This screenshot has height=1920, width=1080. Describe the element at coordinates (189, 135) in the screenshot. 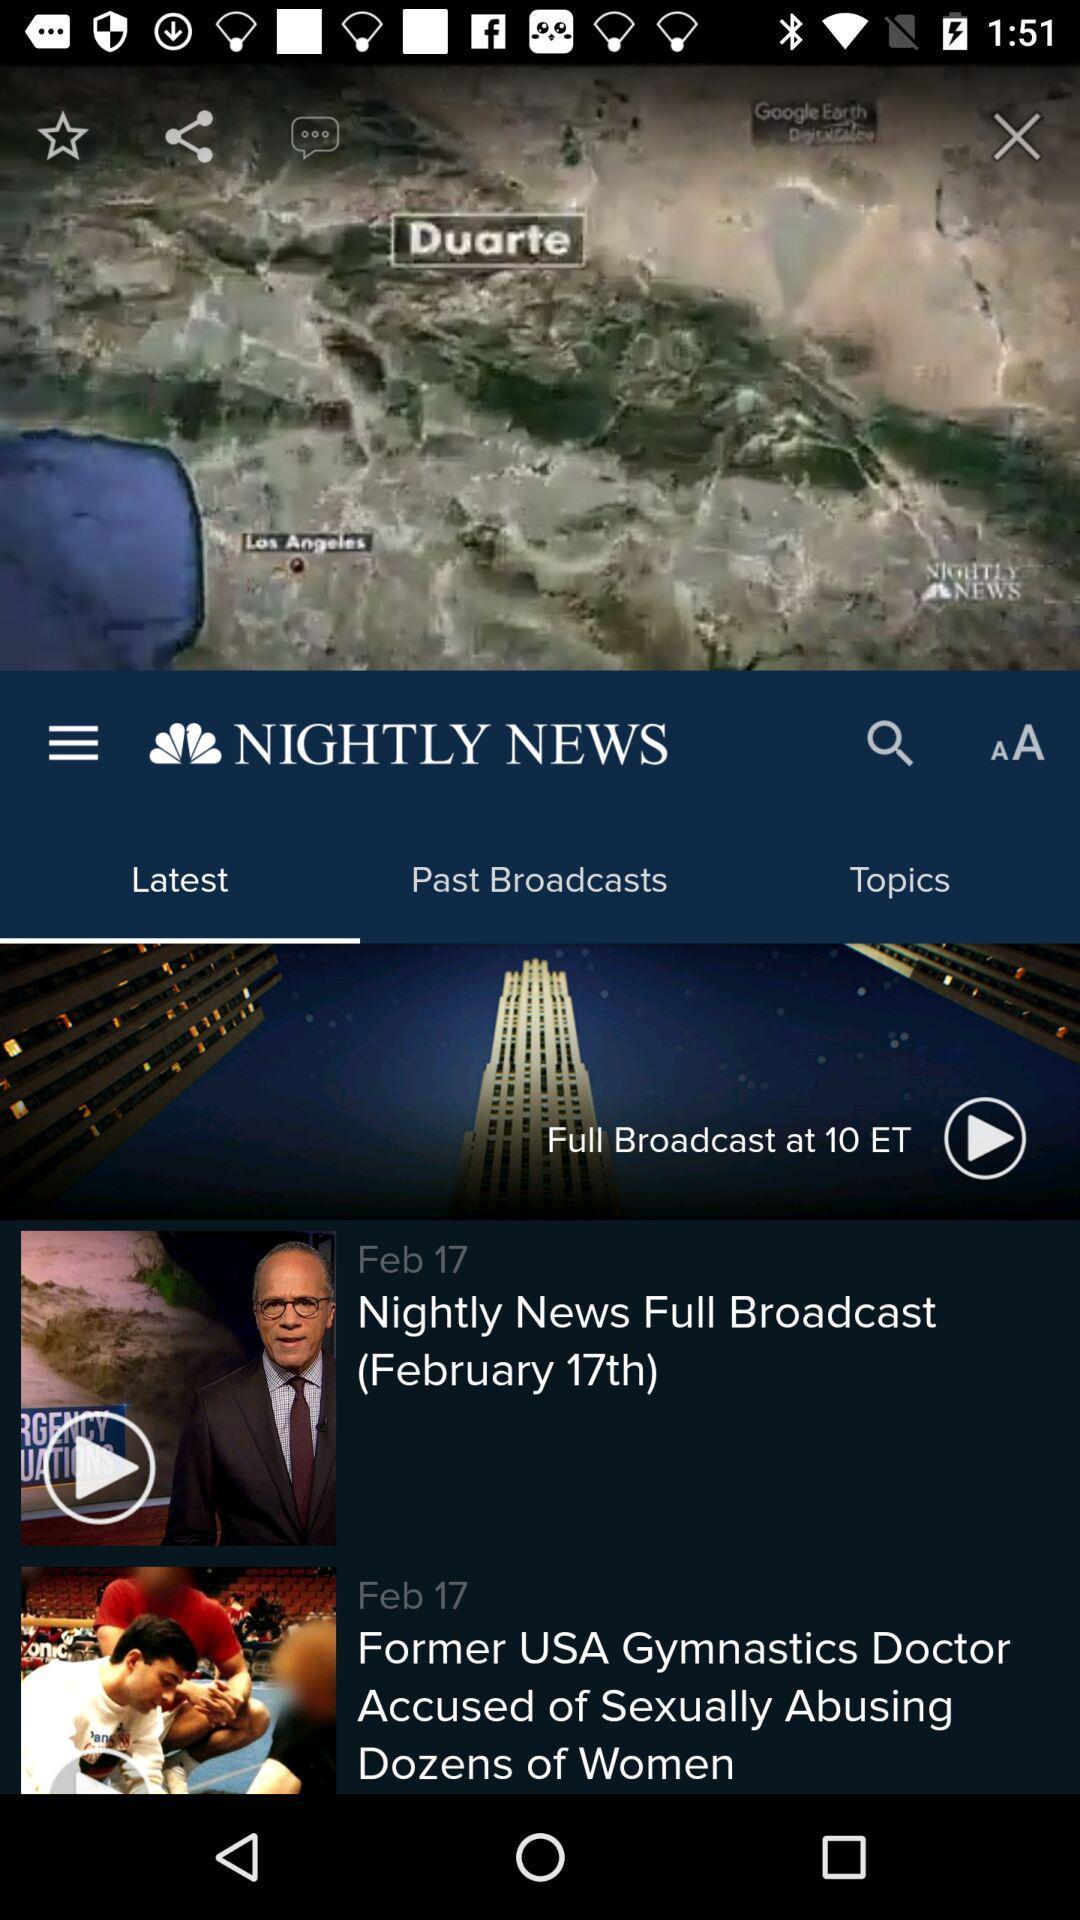

I see `the share icon button` at that location.